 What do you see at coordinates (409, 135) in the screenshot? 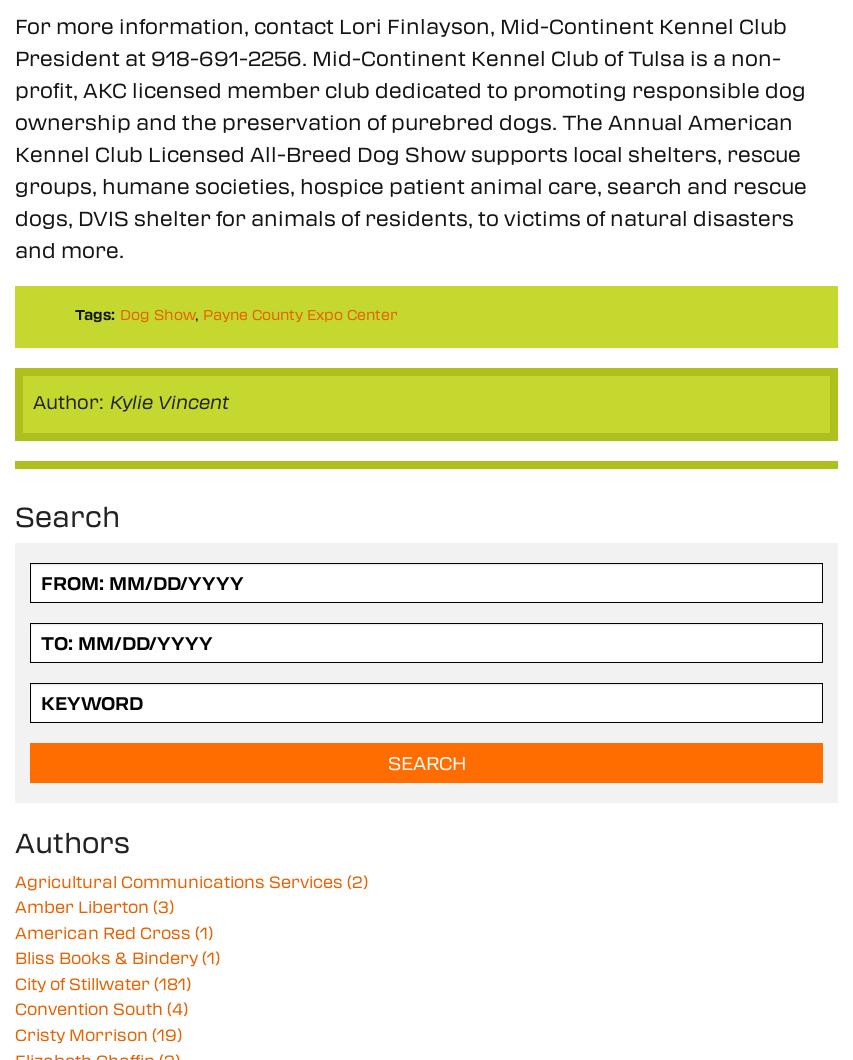
I see `'For more information, contact Lori Finlayson, Mid-Continent Kennel Club President at 918-691-2256. Mid-Continent Kennel Club of Tulsa is a non-profit, AKC licensed member club dedicated to promoting responsible dog ownership and the preservation of purebred dogs. The Annual American Kennel Club Licensed All-Breed Dog Show supports local shelters, rescue groups, humane societies, hospice patient animal care, search and rescue dogs, DVIS shelter for animals of residents, to victims of natural disasters and more.'` at bounding box center [409, 135].